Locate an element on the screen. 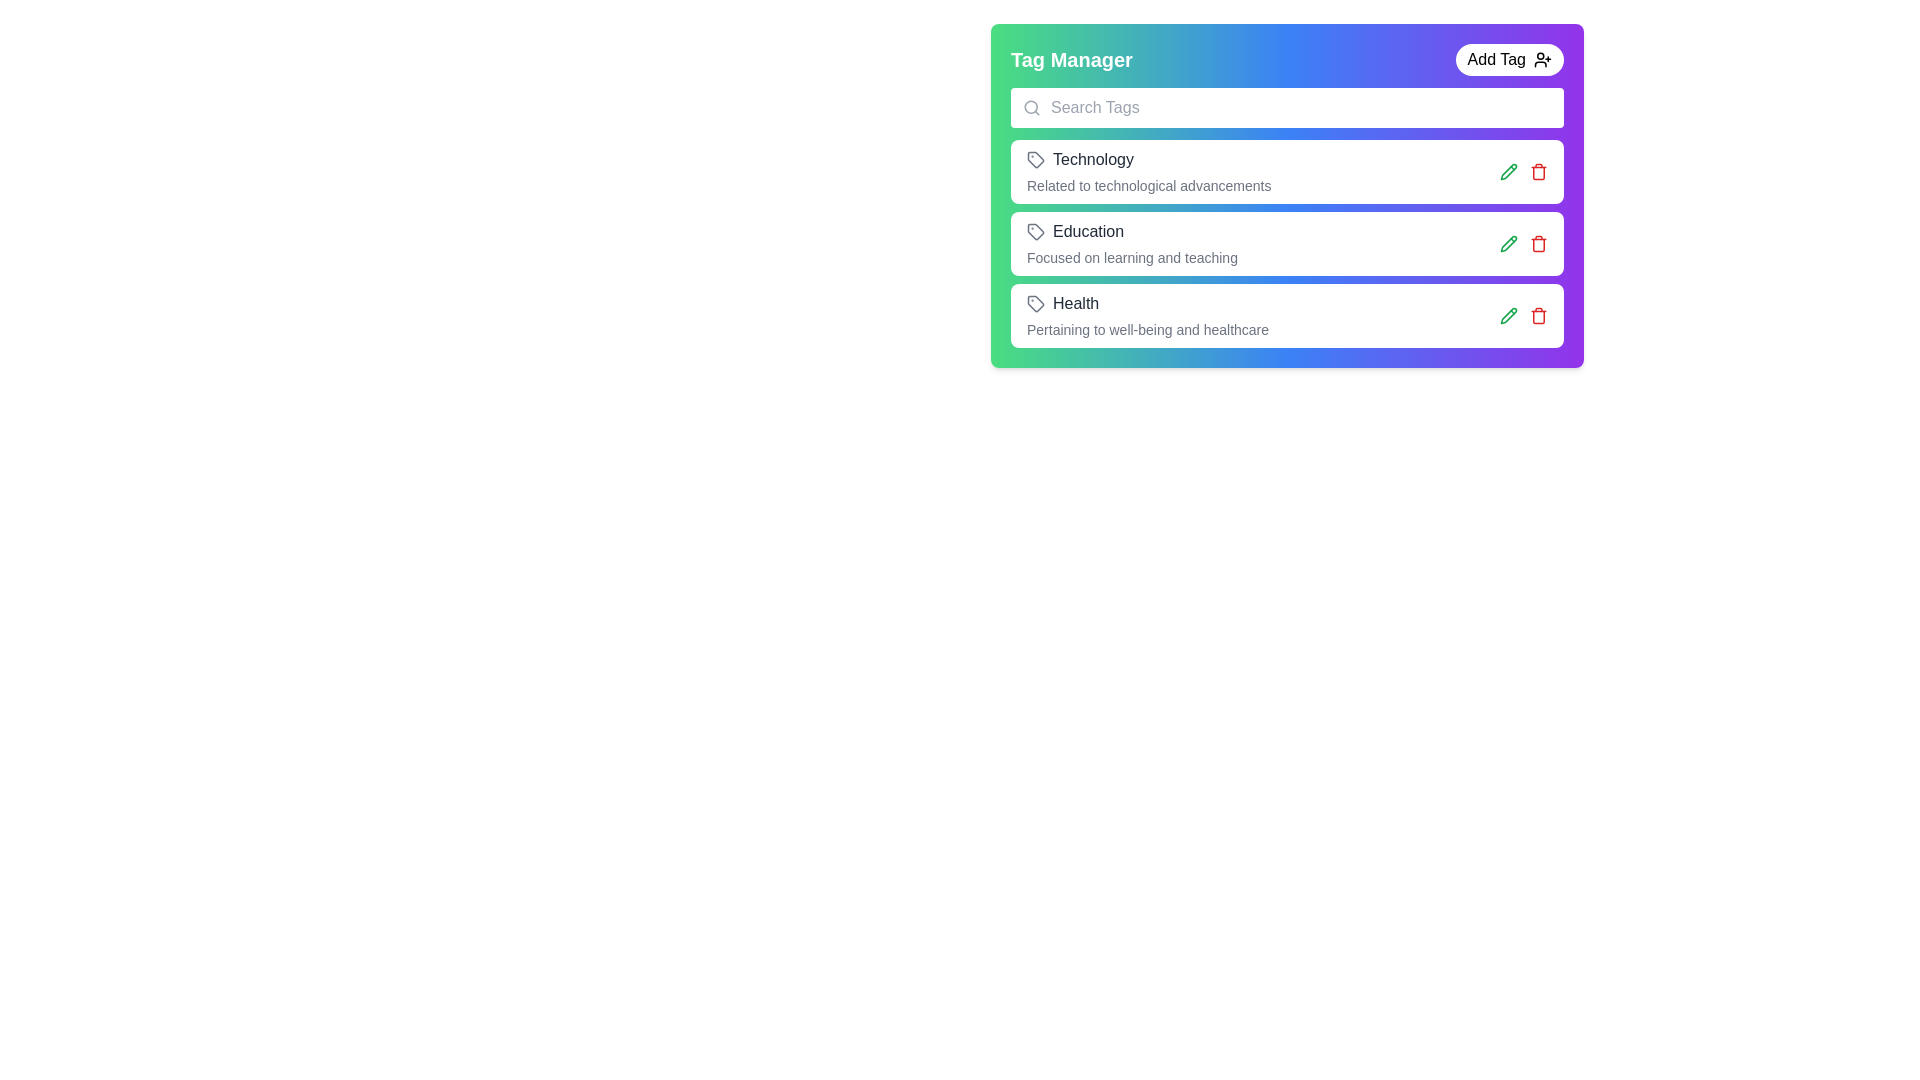 The image size is (1920, 1080). the curved vertical line segment that forms part of the trash bin icon, specifically the vertical right side of the bin component is located at coordinates (1538, 172).